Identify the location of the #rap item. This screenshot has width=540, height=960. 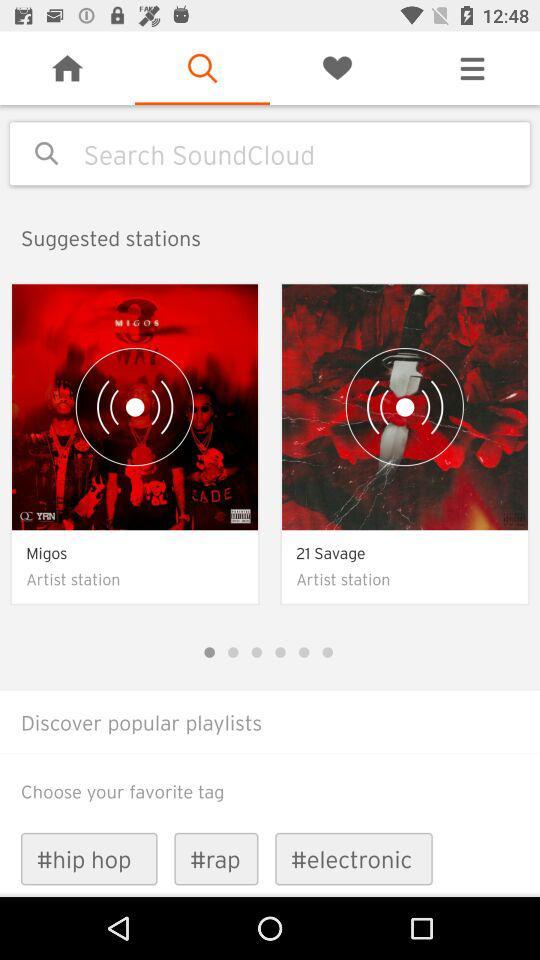
(215, 858).